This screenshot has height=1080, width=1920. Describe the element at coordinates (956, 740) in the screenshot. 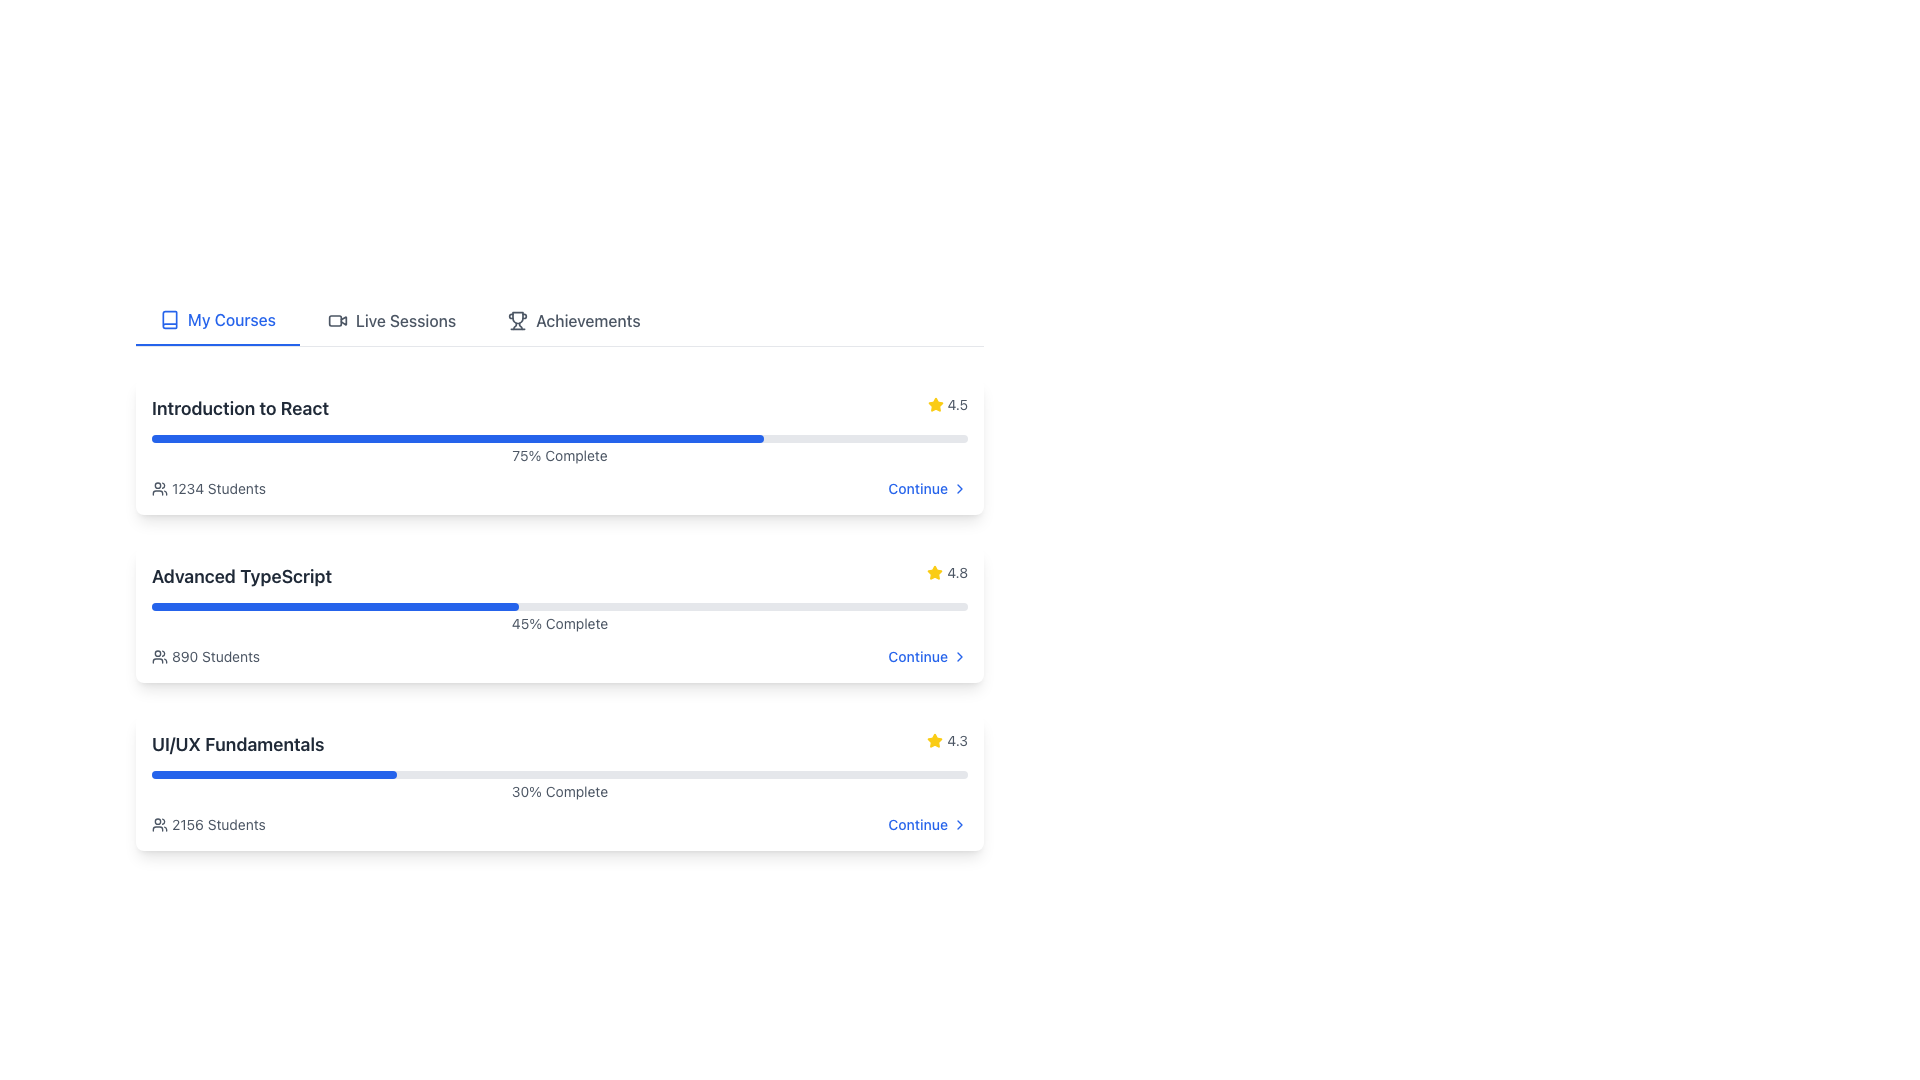

I see `text of the rating label located at the bottom right of the 'UI/UX Fundamentals' course card, next to the yellow star icon` at that location.